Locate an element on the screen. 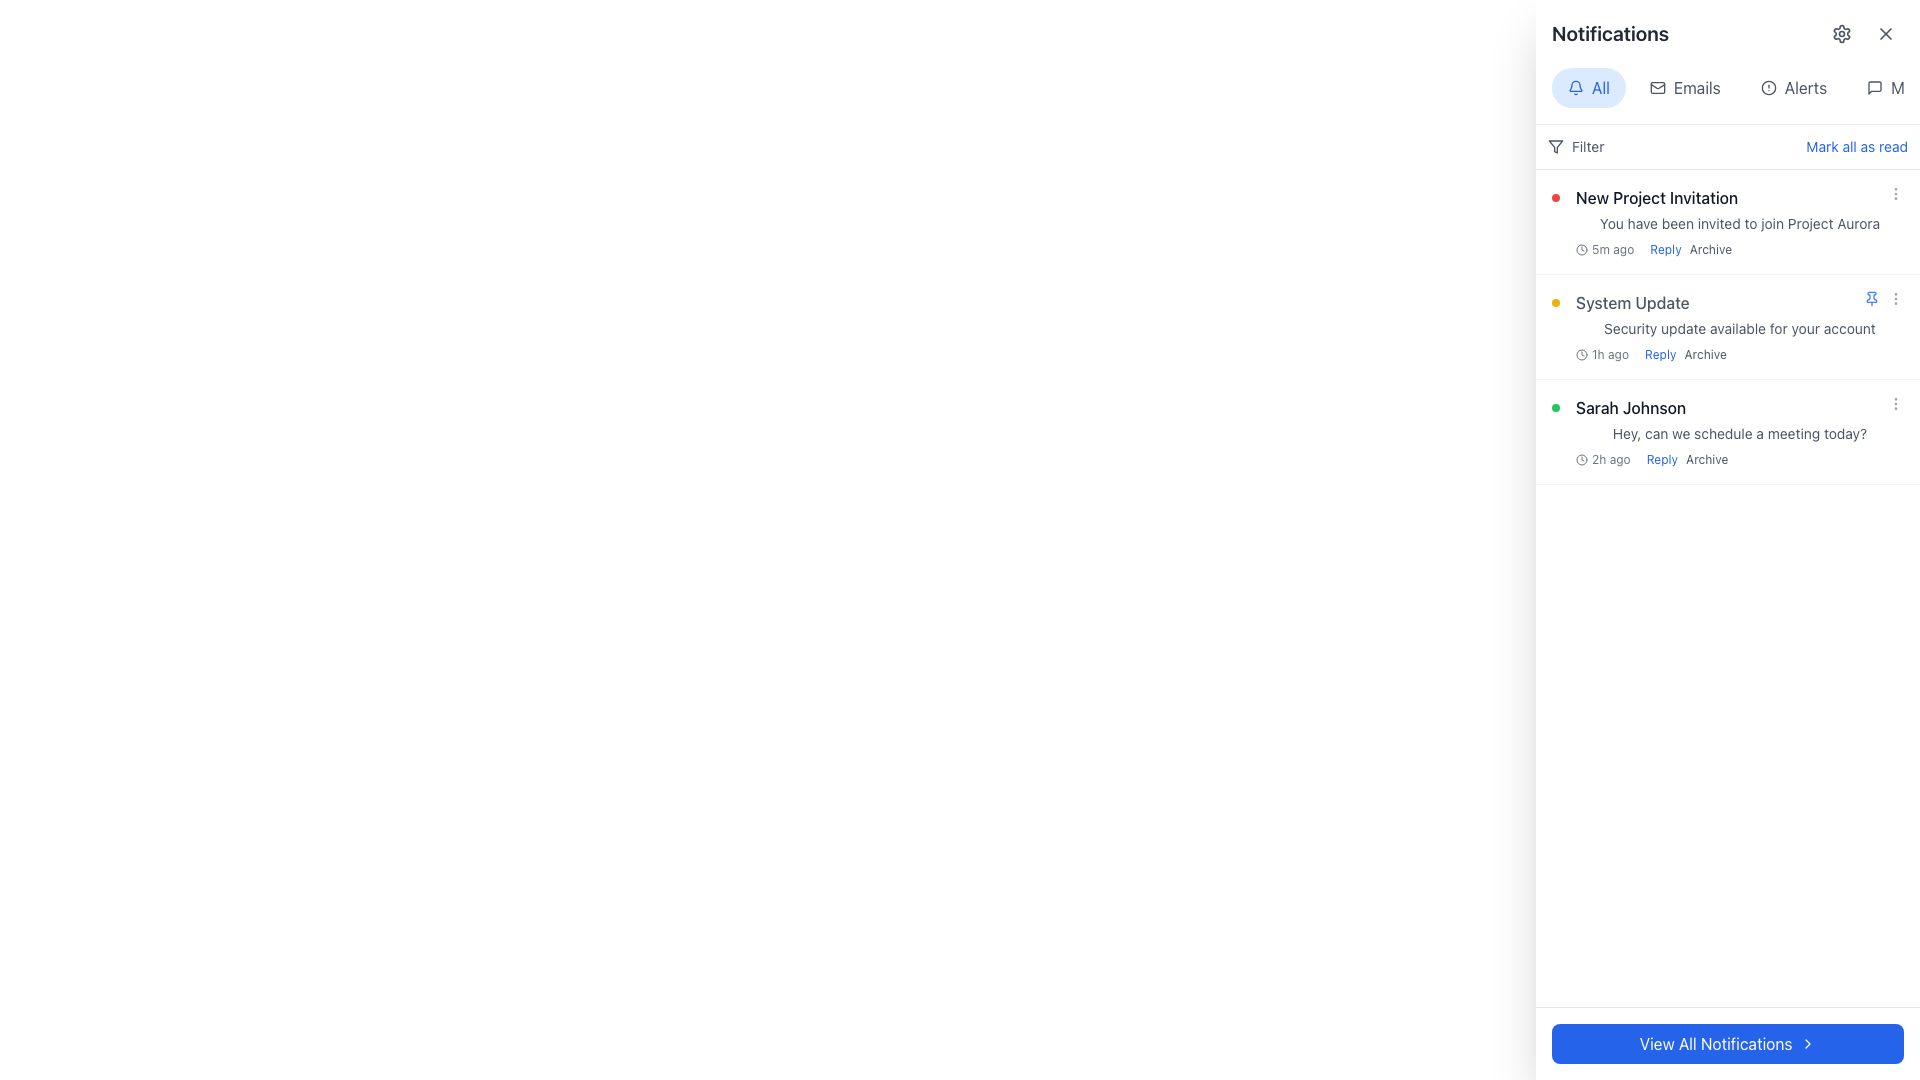 This screenshot has height=1080, width=1920. the timestamp element displaying '5m ago' next to the clock icon in the notification for 'New Project Invitation' is located at coordinates (1605, 249).